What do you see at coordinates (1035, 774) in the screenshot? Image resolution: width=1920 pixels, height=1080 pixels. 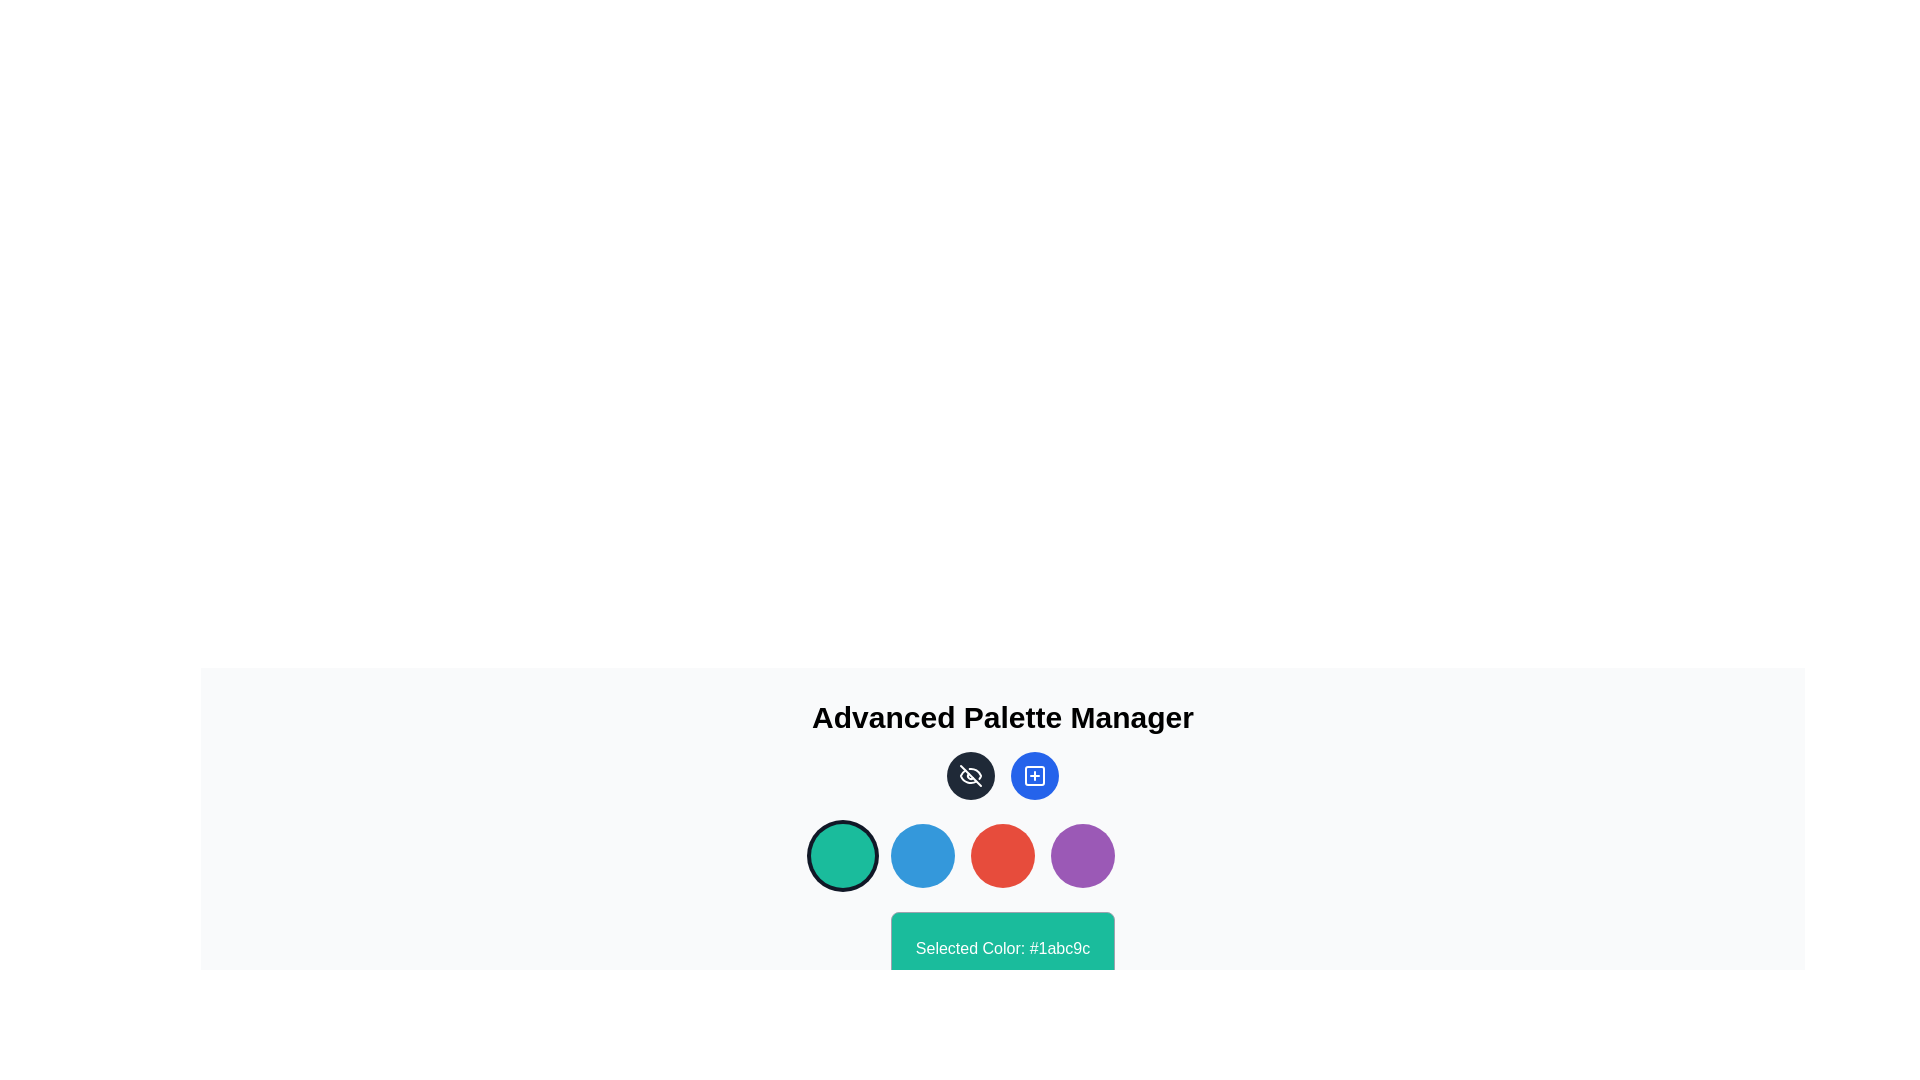 I see `the blue square button with a white plus symbol located in the top-right corner, second from the right` at bounding box center [1035, 774].